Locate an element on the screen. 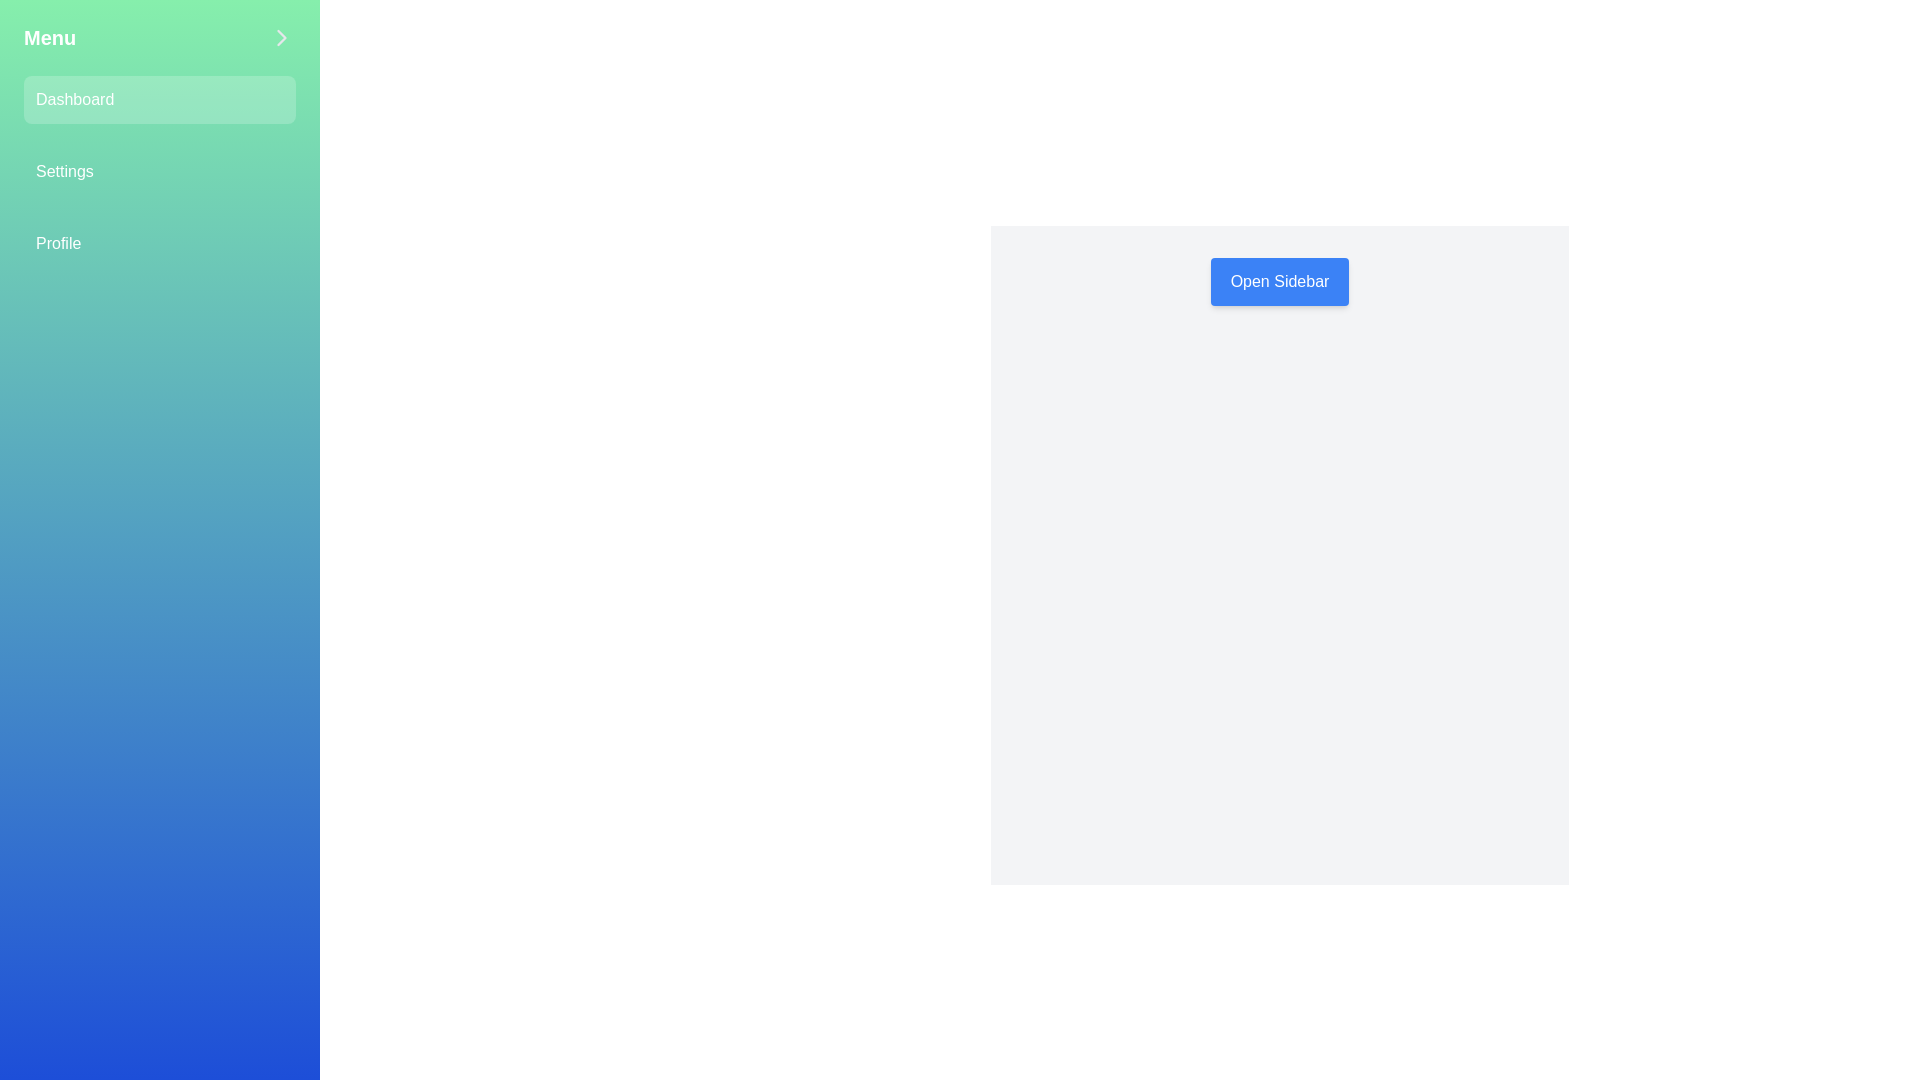  the menu option Dashboard in the sidebar to navigate to the respective section is located at coordinates (158, 100).